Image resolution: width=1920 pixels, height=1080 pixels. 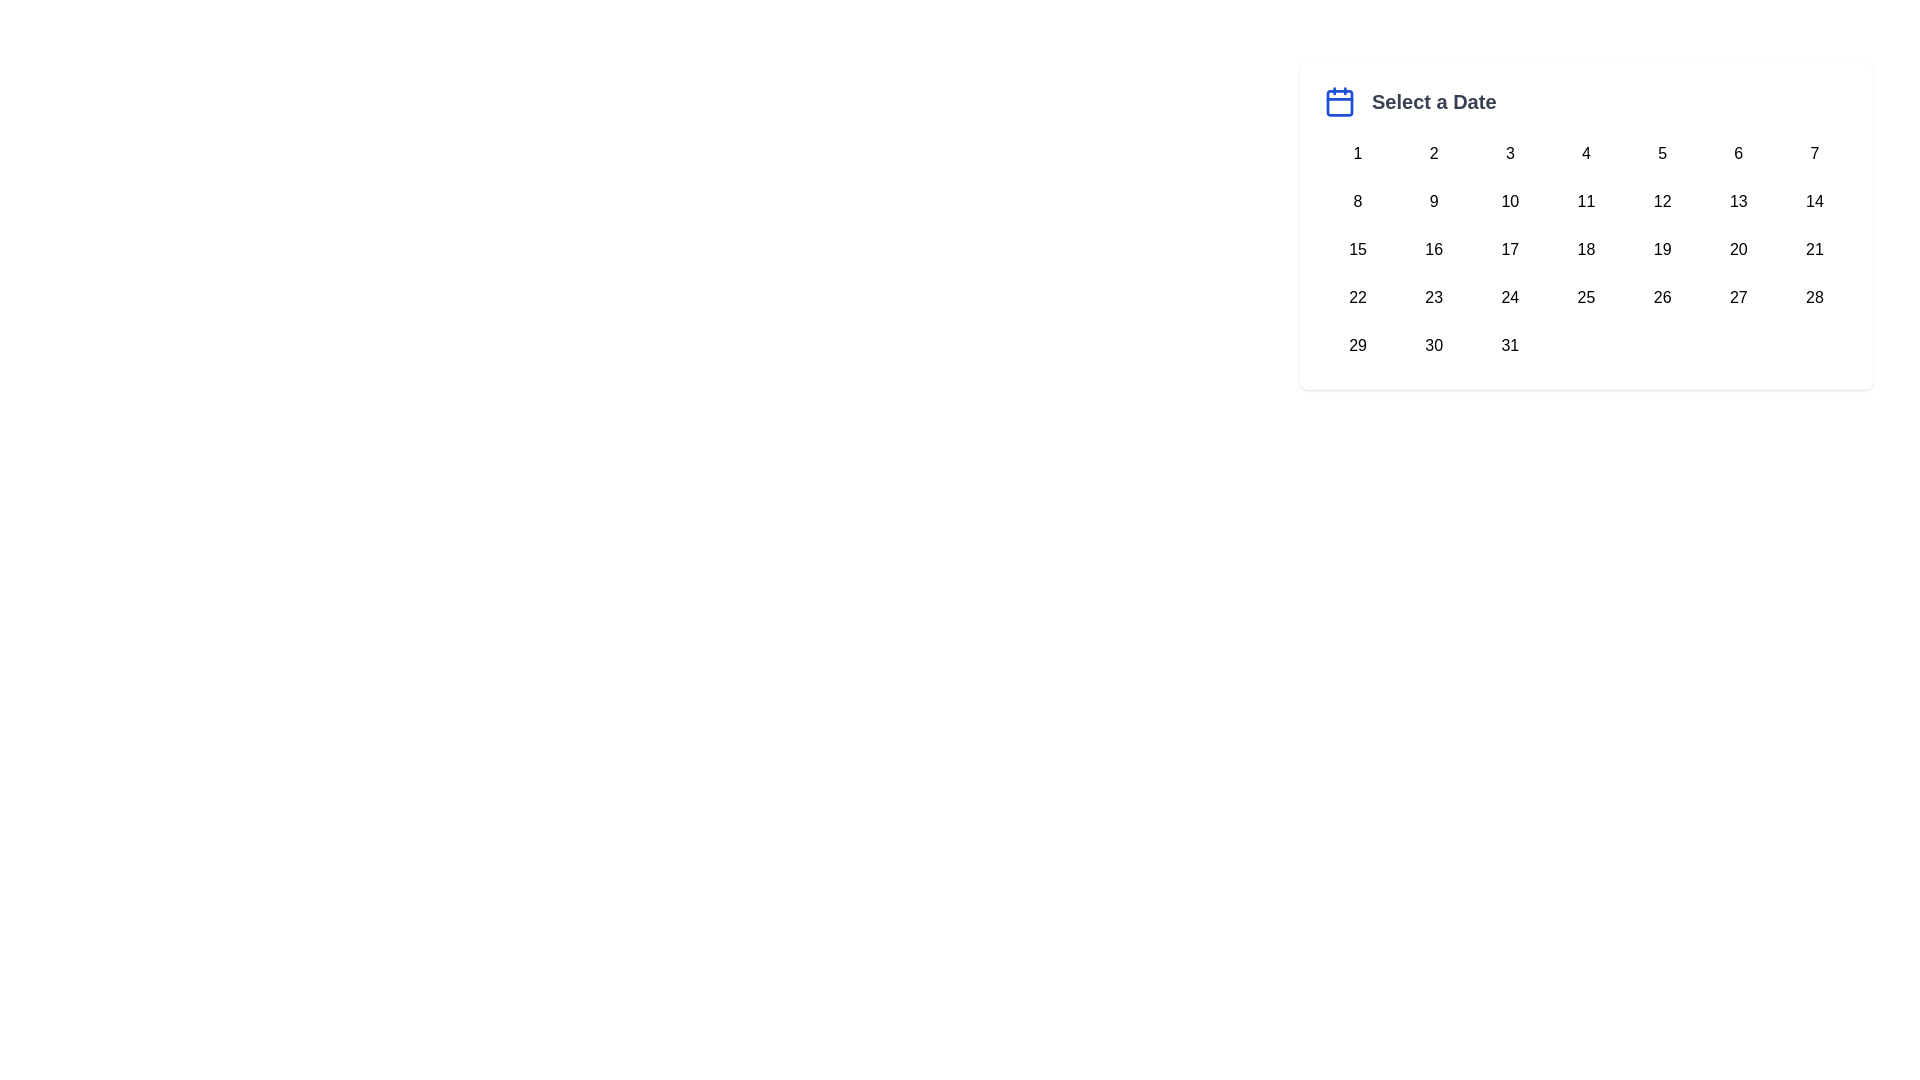 I want to click on the button displaying the number '18' in bold font, located in the third row and fourth column of the grid for selecting a date, so click(x=1585, y=249).